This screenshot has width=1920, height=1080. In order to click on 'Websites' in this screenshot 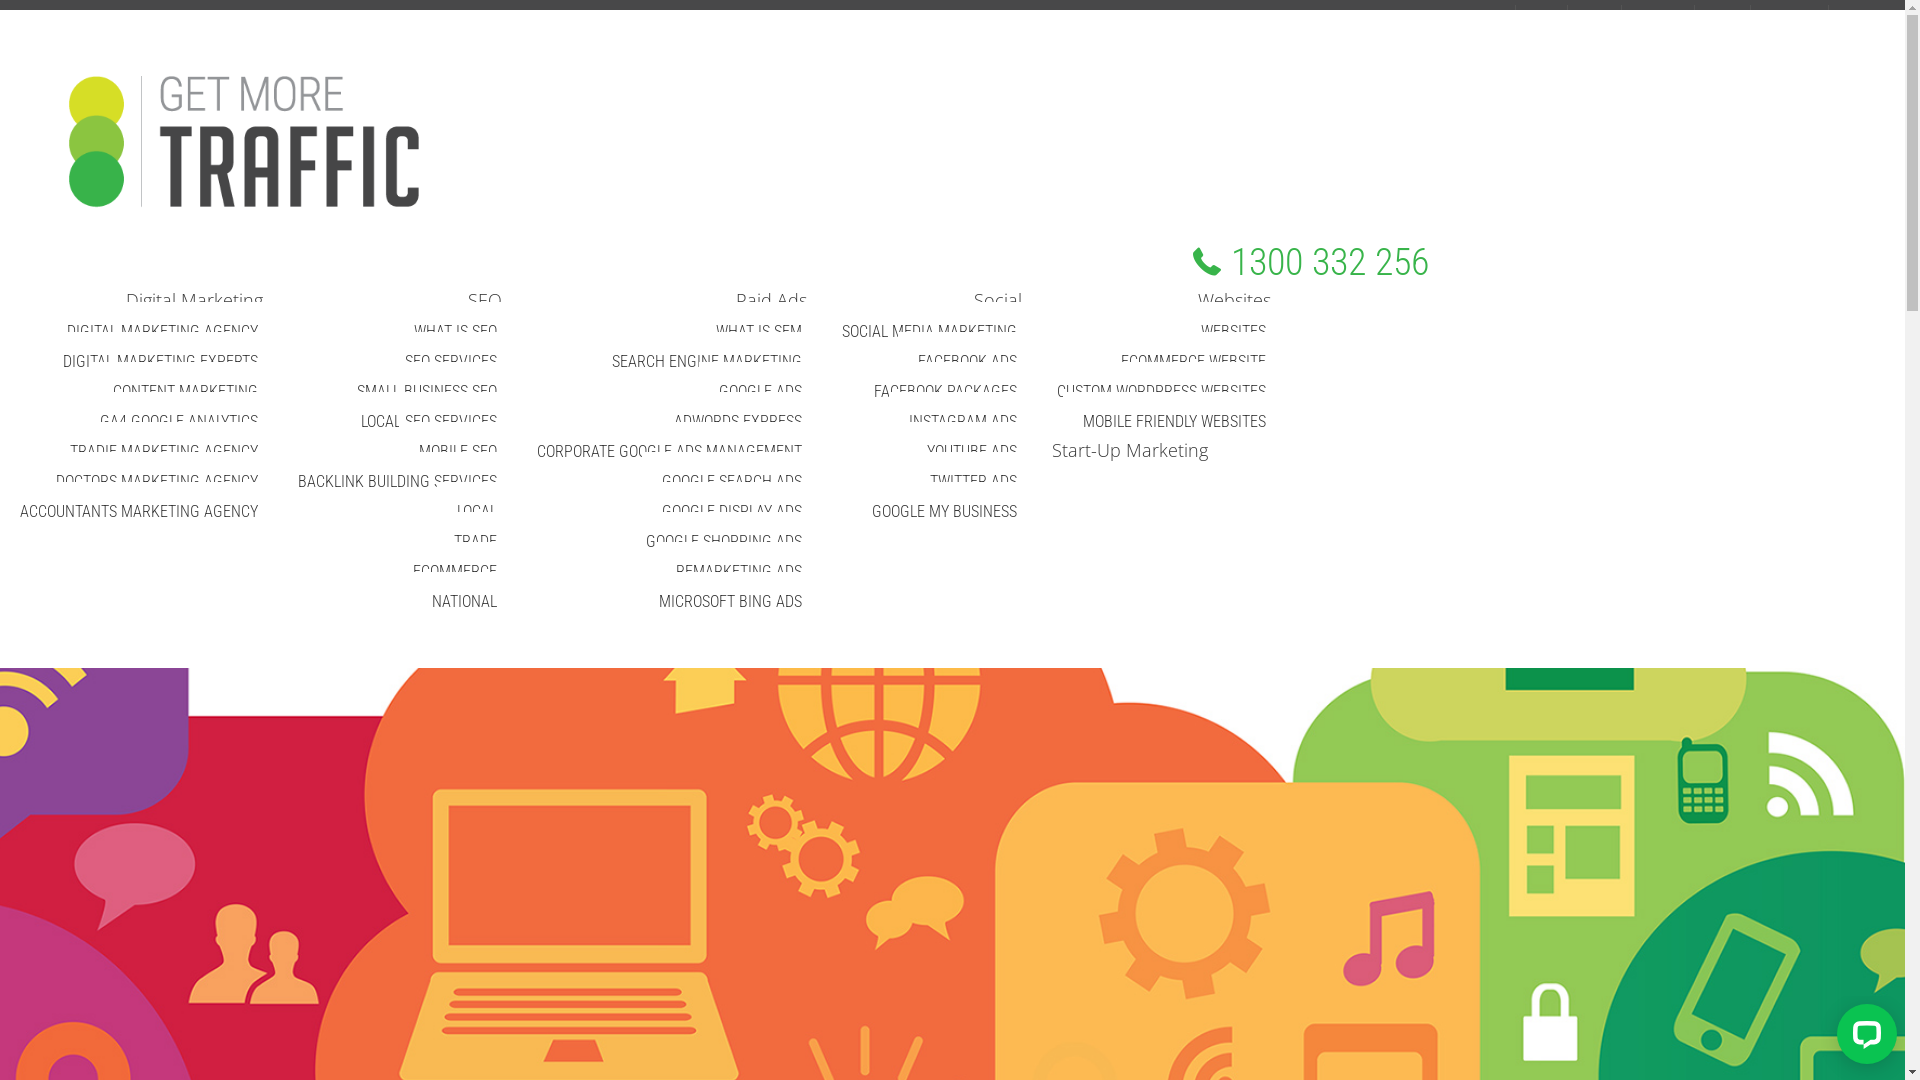, I will do `click(1233, 300)`.